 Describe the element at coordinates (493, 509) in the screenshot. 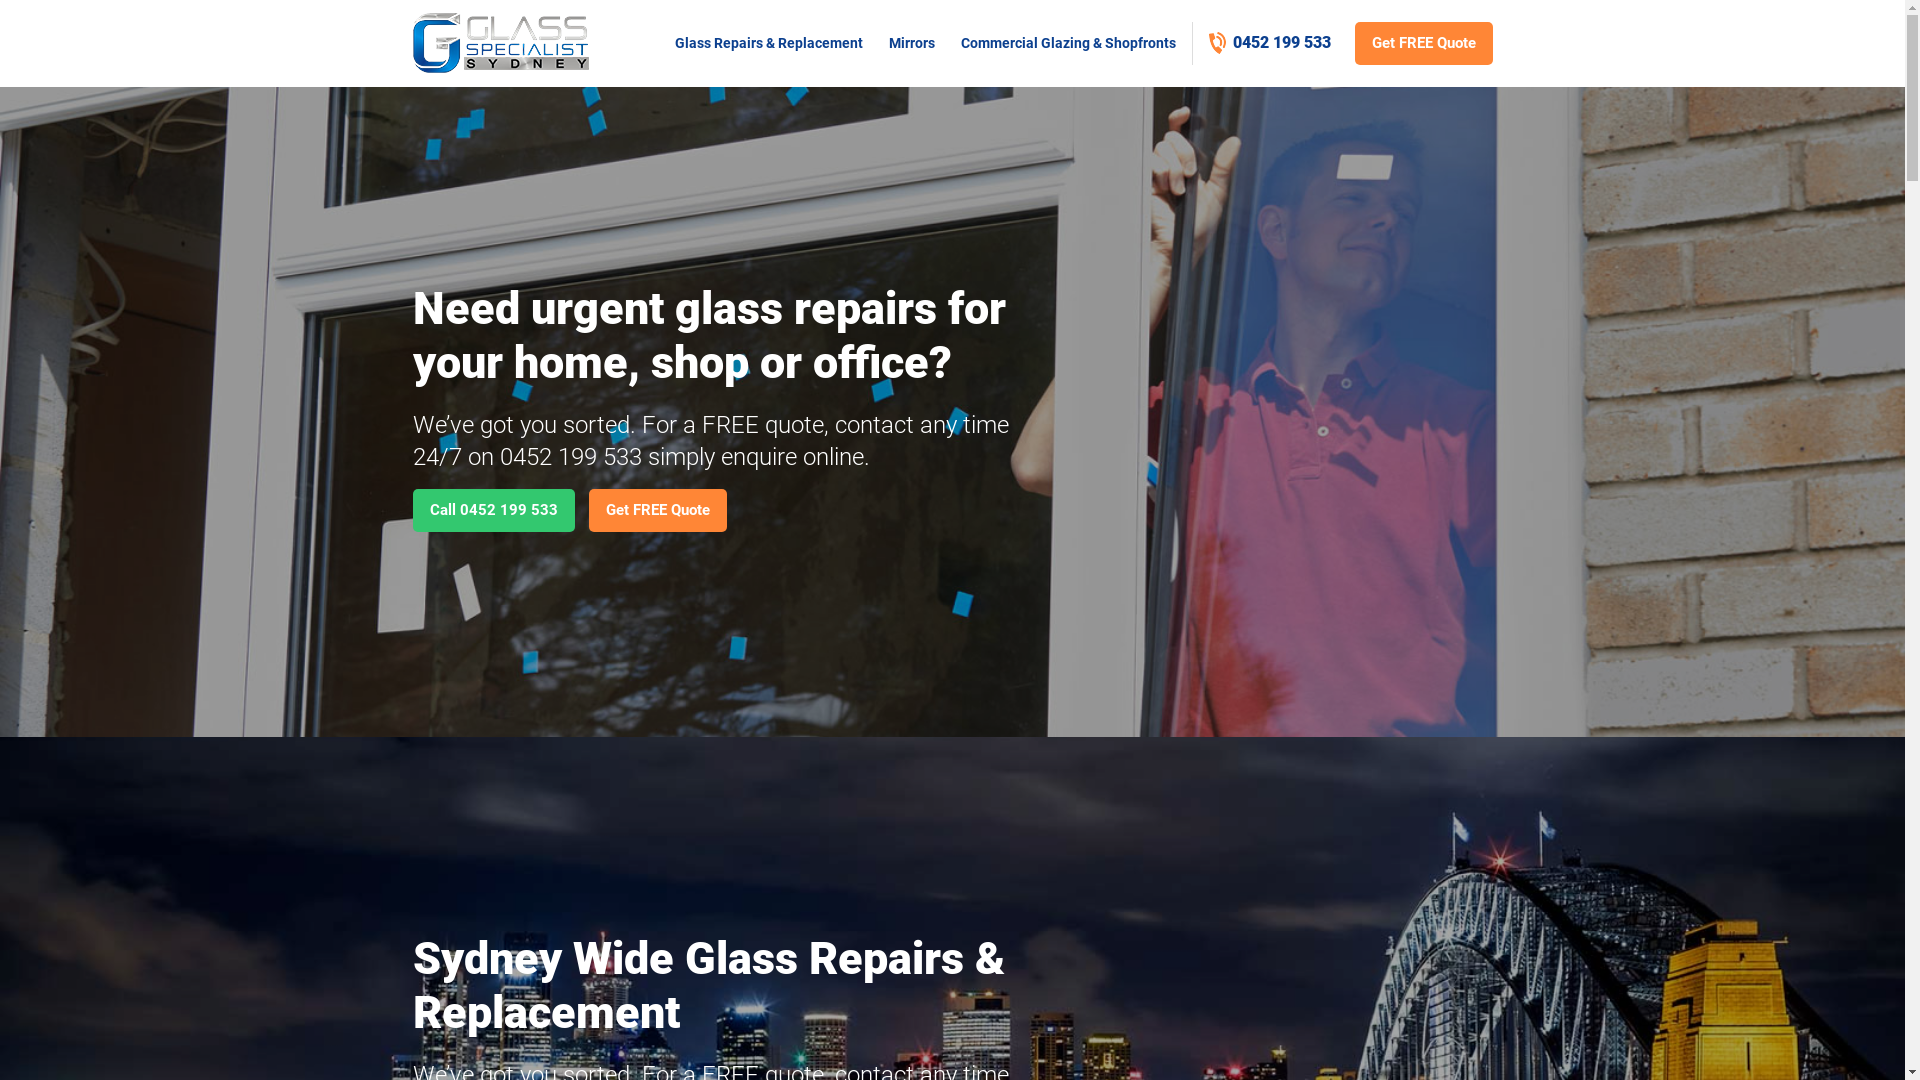

I see `'Call 0452 199 533'` at that location.